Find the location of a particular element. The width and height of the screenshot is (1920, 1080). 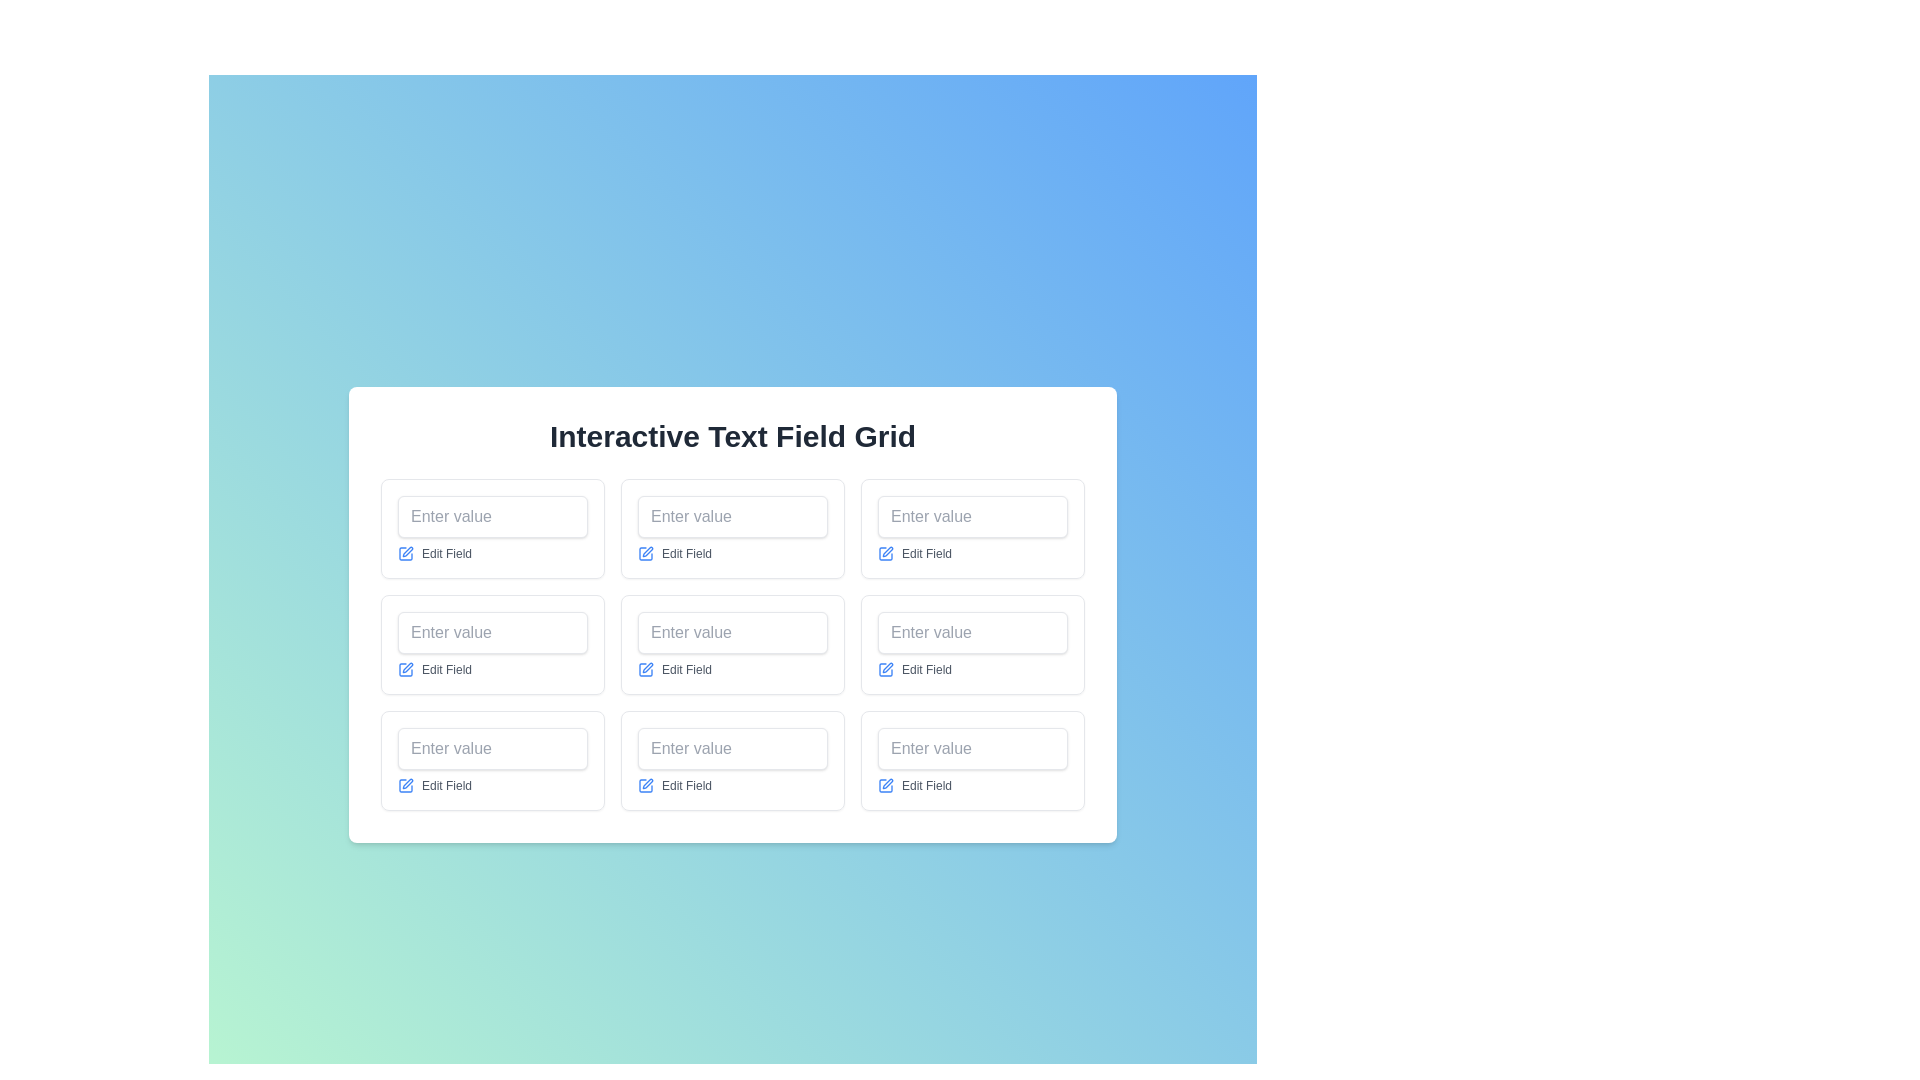

the editable field icon located in the bottom right corner of the grid layout is located at coordinates (887, 782).